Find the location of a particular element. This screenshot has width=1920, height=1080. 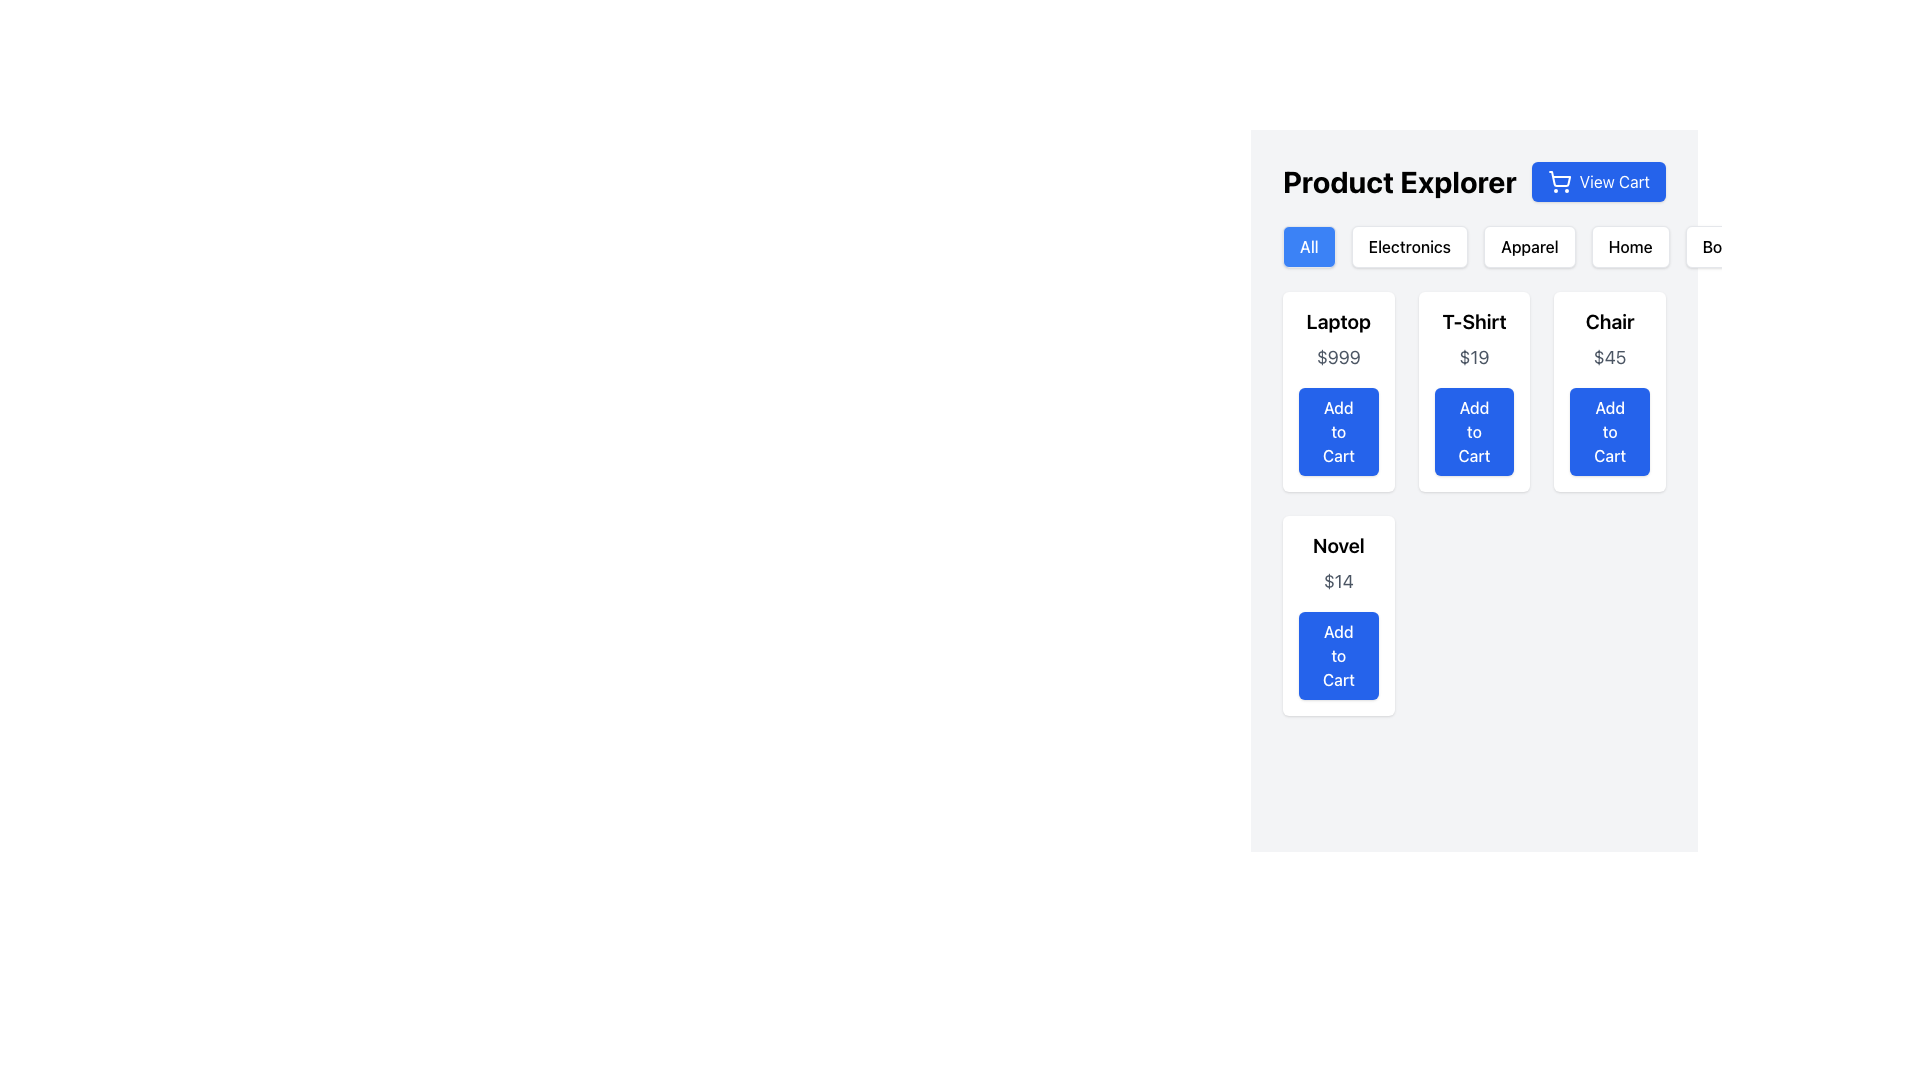

the 'Electronics' button on the horizontal navigation bar is located at coordinates (1474, 245).